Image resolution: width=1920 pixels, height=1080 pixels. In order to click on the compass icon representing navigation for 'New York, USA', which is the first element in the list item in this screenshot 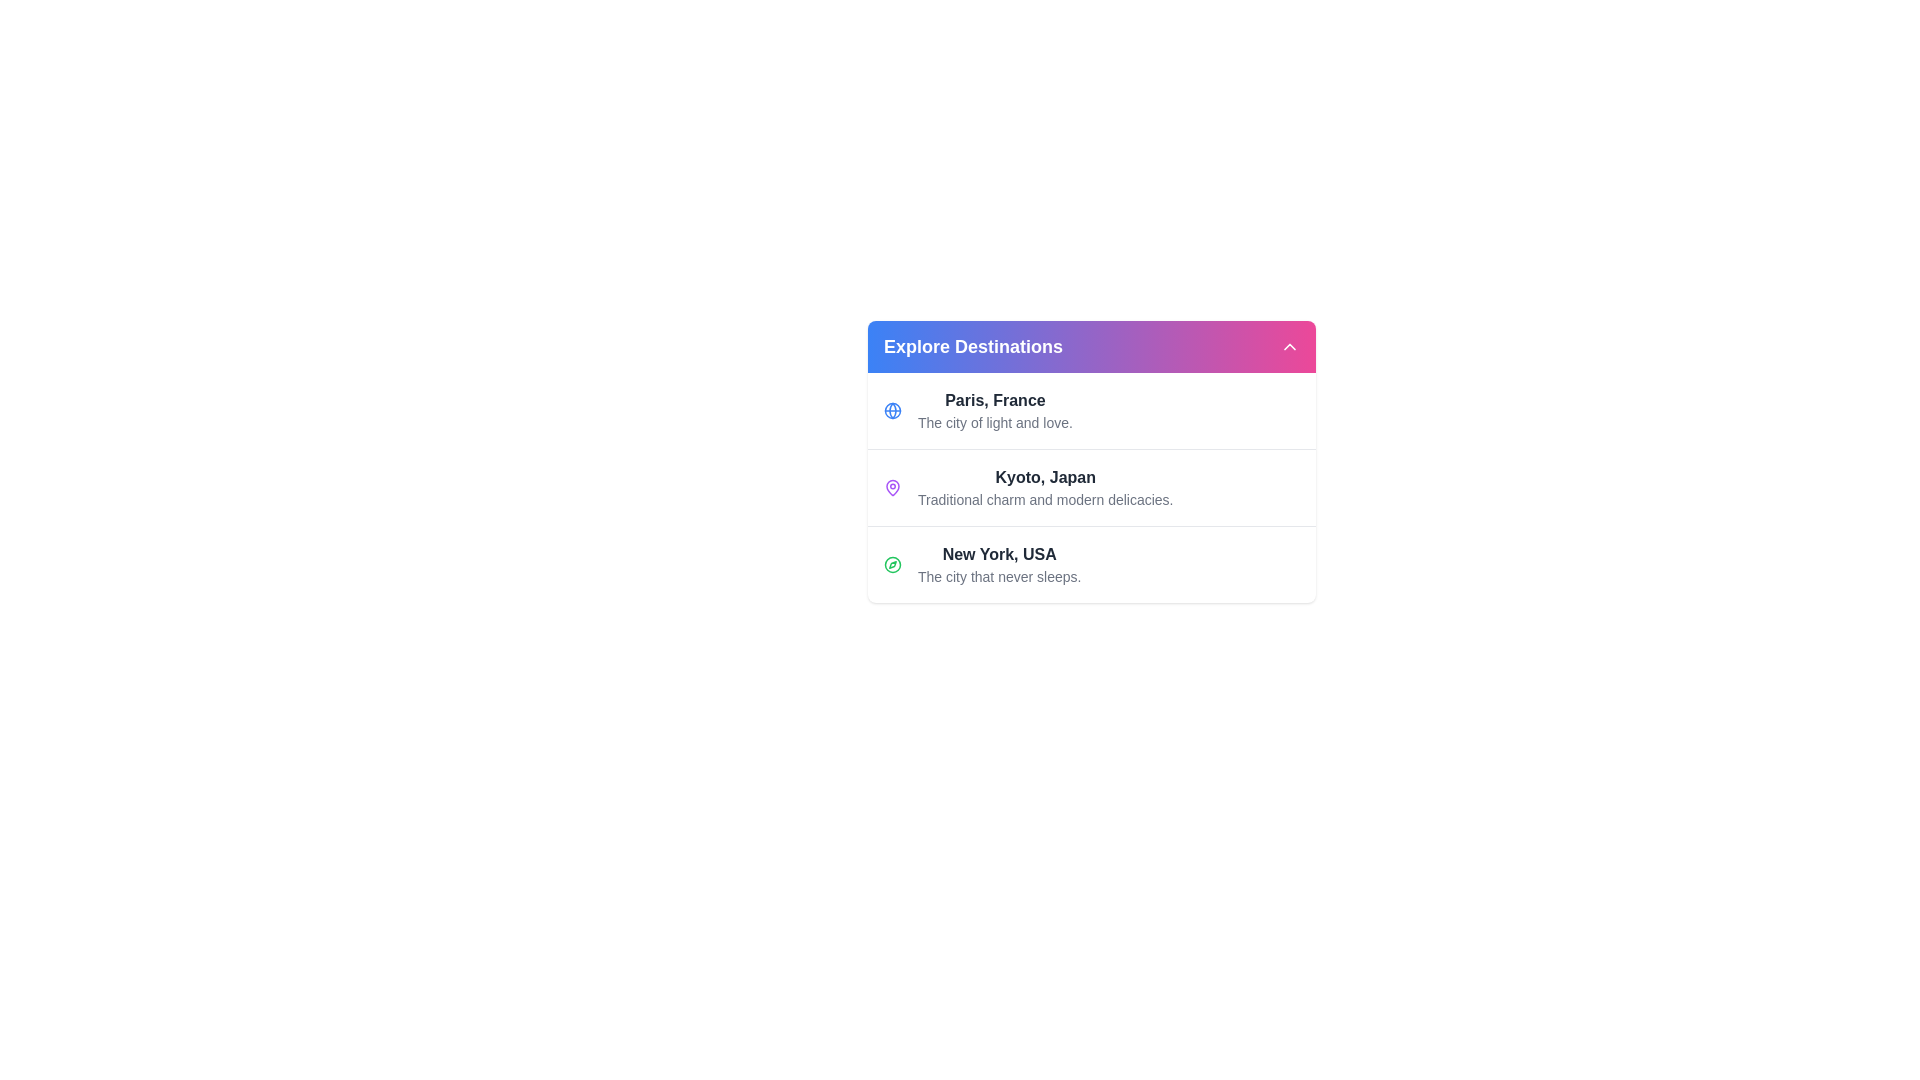, I will do `click(891, 564)`.